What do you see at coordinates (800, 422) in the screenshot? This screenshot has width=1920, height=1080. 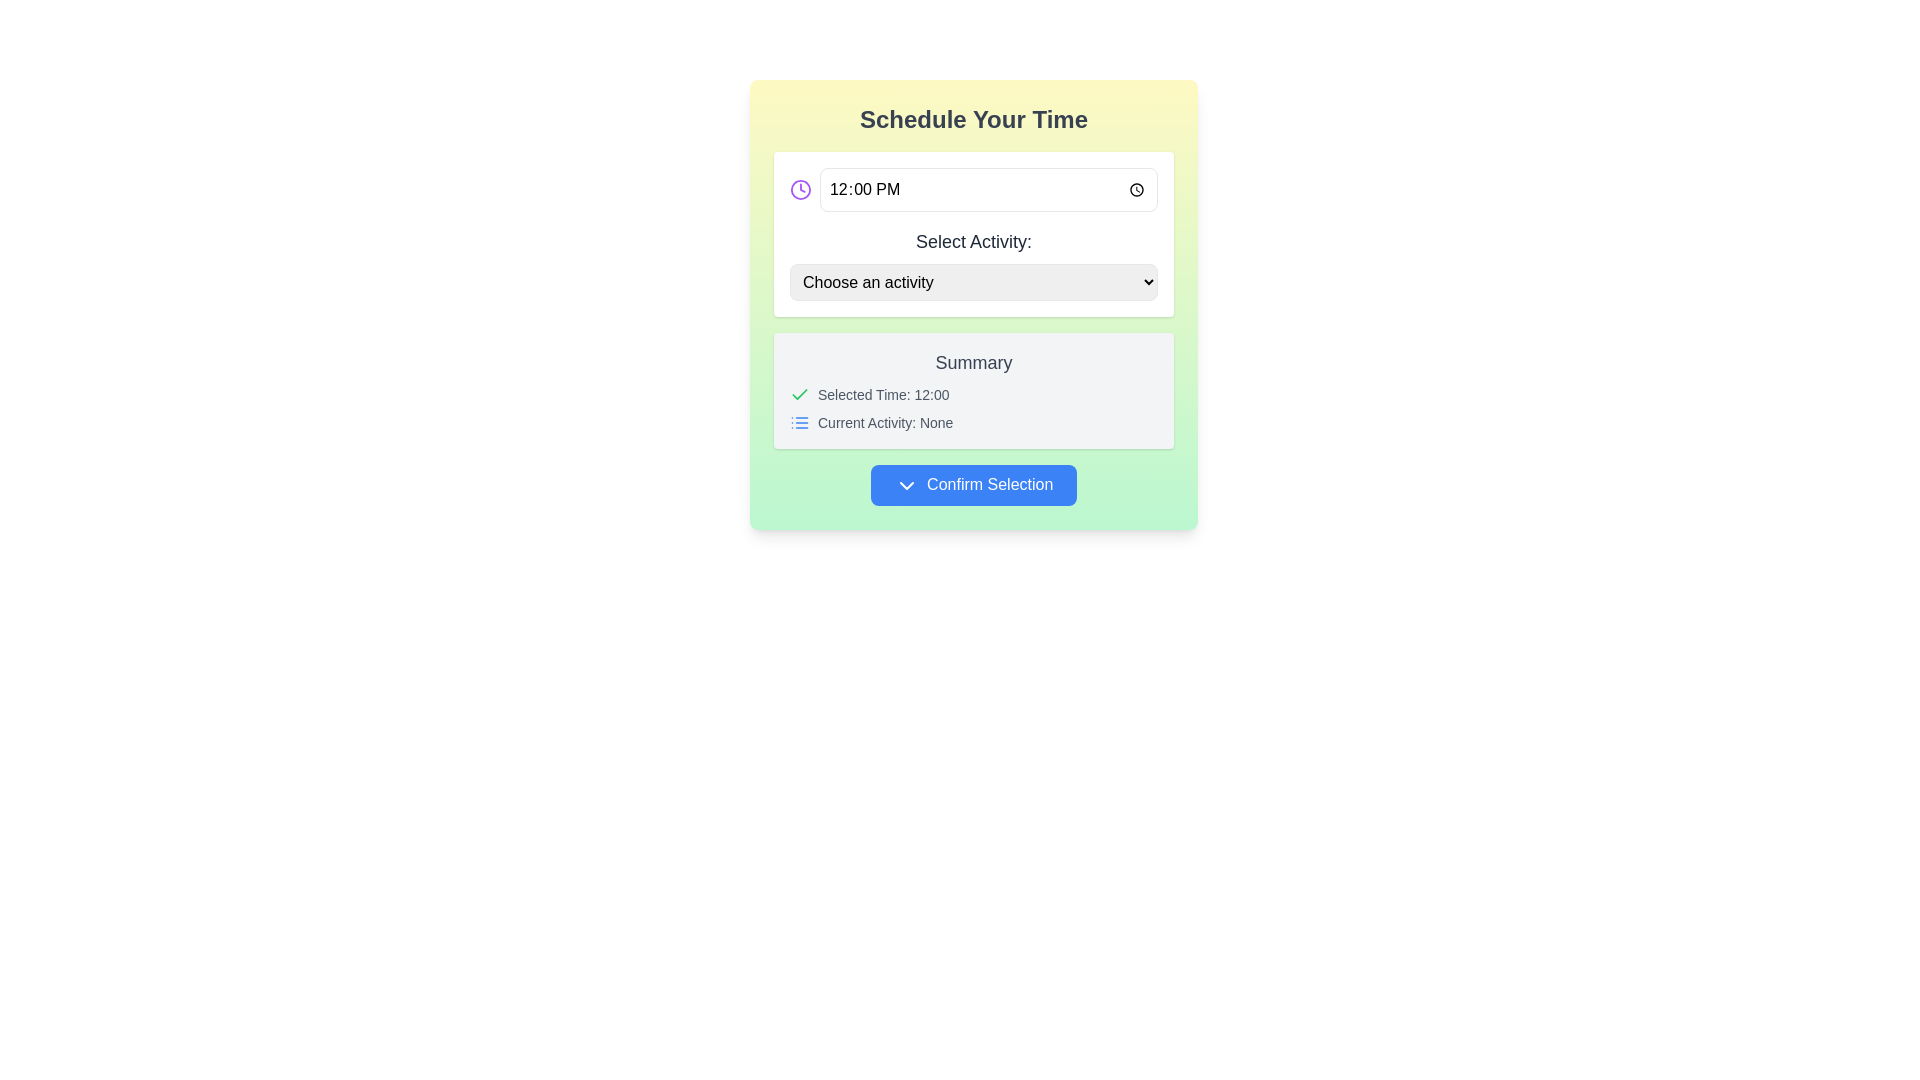 I see `the icon located in the lower portion of the displayed card interface, specifically to the left of the text 'Current Activity: None'` at bounding box center [800, 422].